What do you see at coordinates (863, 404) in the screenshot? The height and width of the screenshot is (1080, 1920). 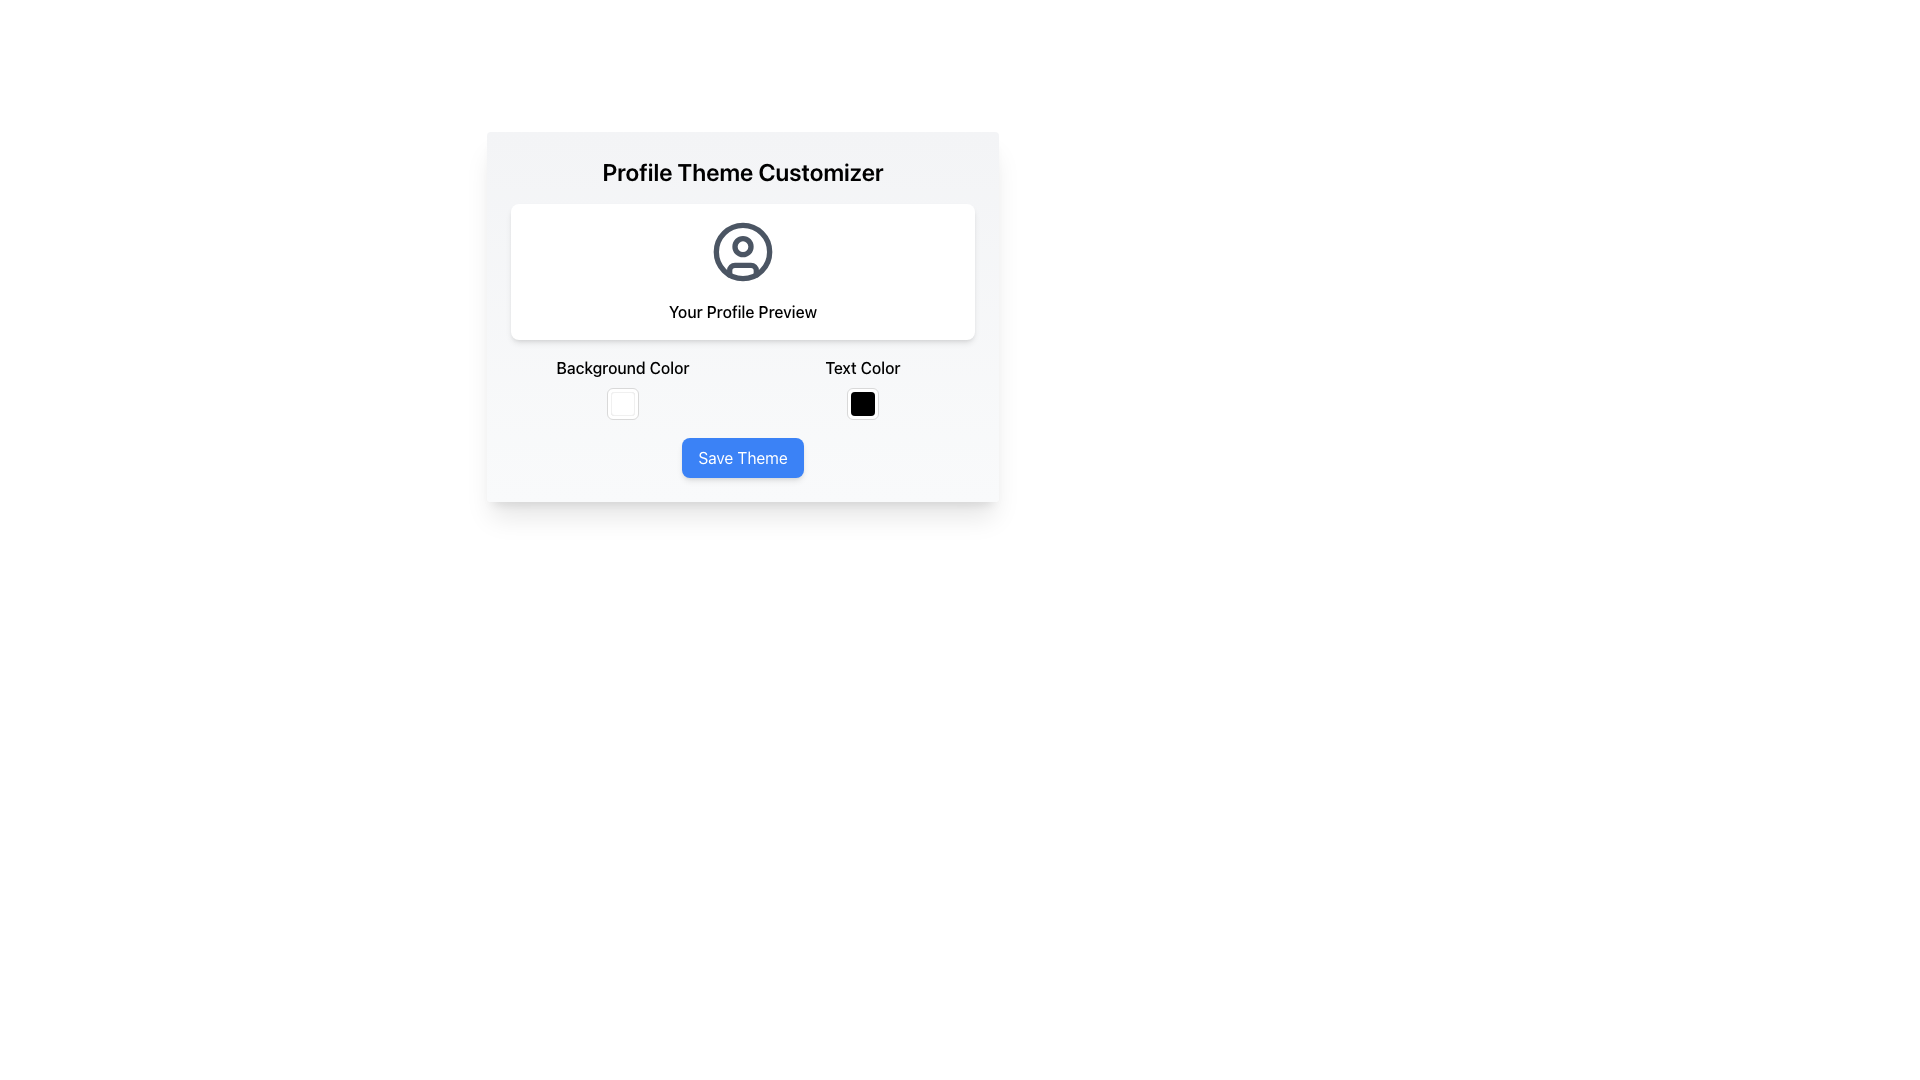 I see `the black square color picker trigger element located to the right of the 'Text Color' label` at bounding box center [863, 404].